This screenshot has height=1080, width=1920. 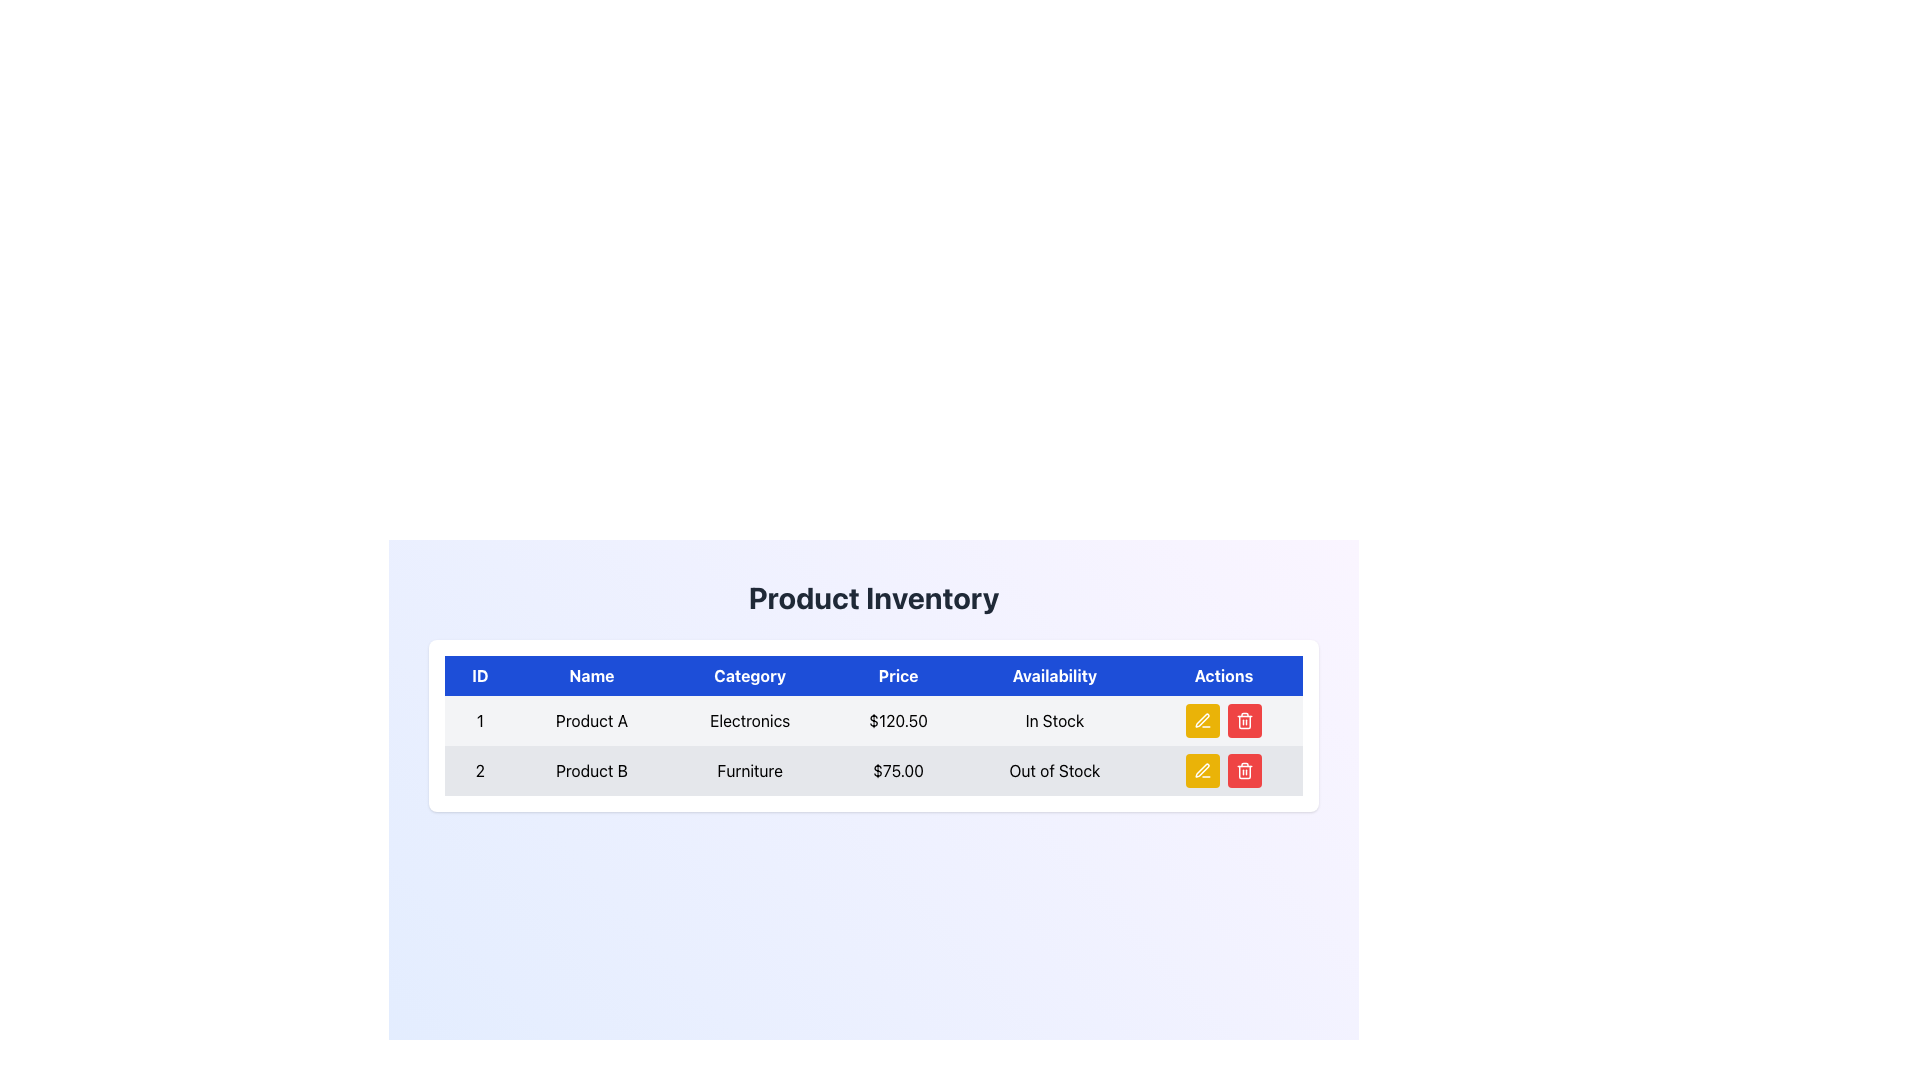 What do you see at coordinates (1243, 721) in the screenshot?
I see `the delete icon in the Actions column of the second row of the table` at bounding box center [1243, 721].